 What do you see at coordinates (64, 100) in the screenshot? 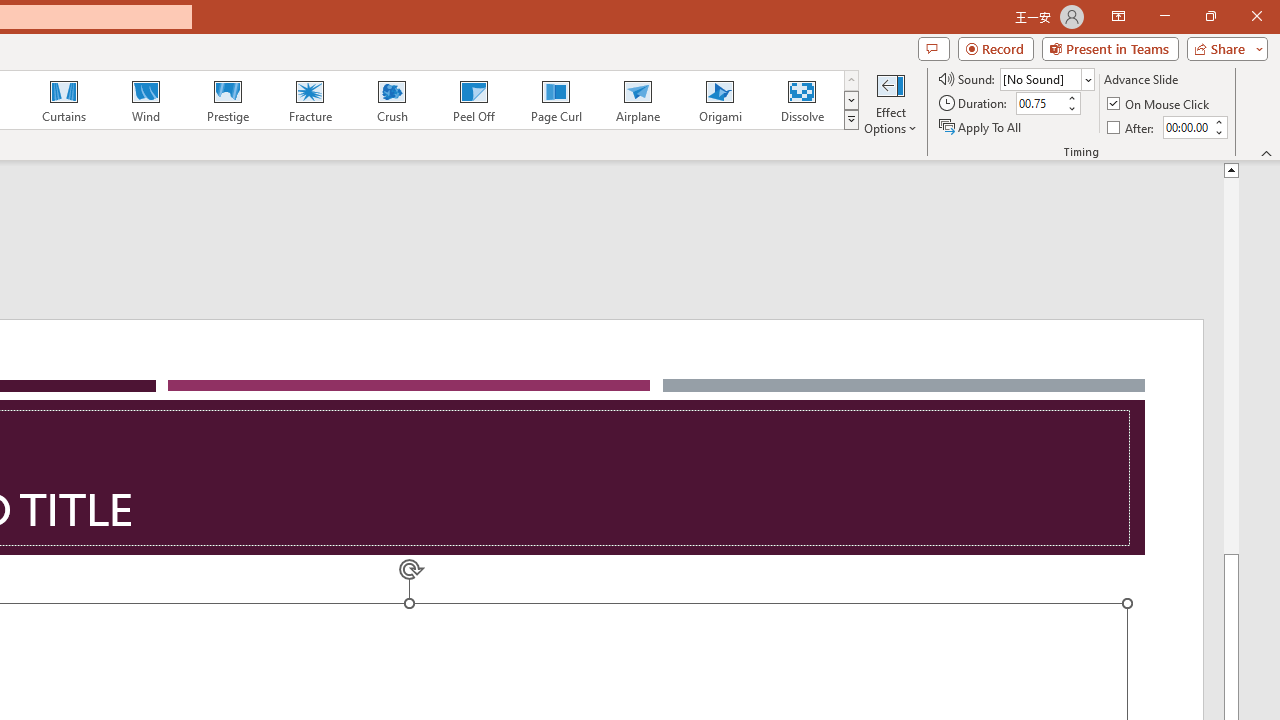
I see `'Curtains'` at bounding box center [64, 100].